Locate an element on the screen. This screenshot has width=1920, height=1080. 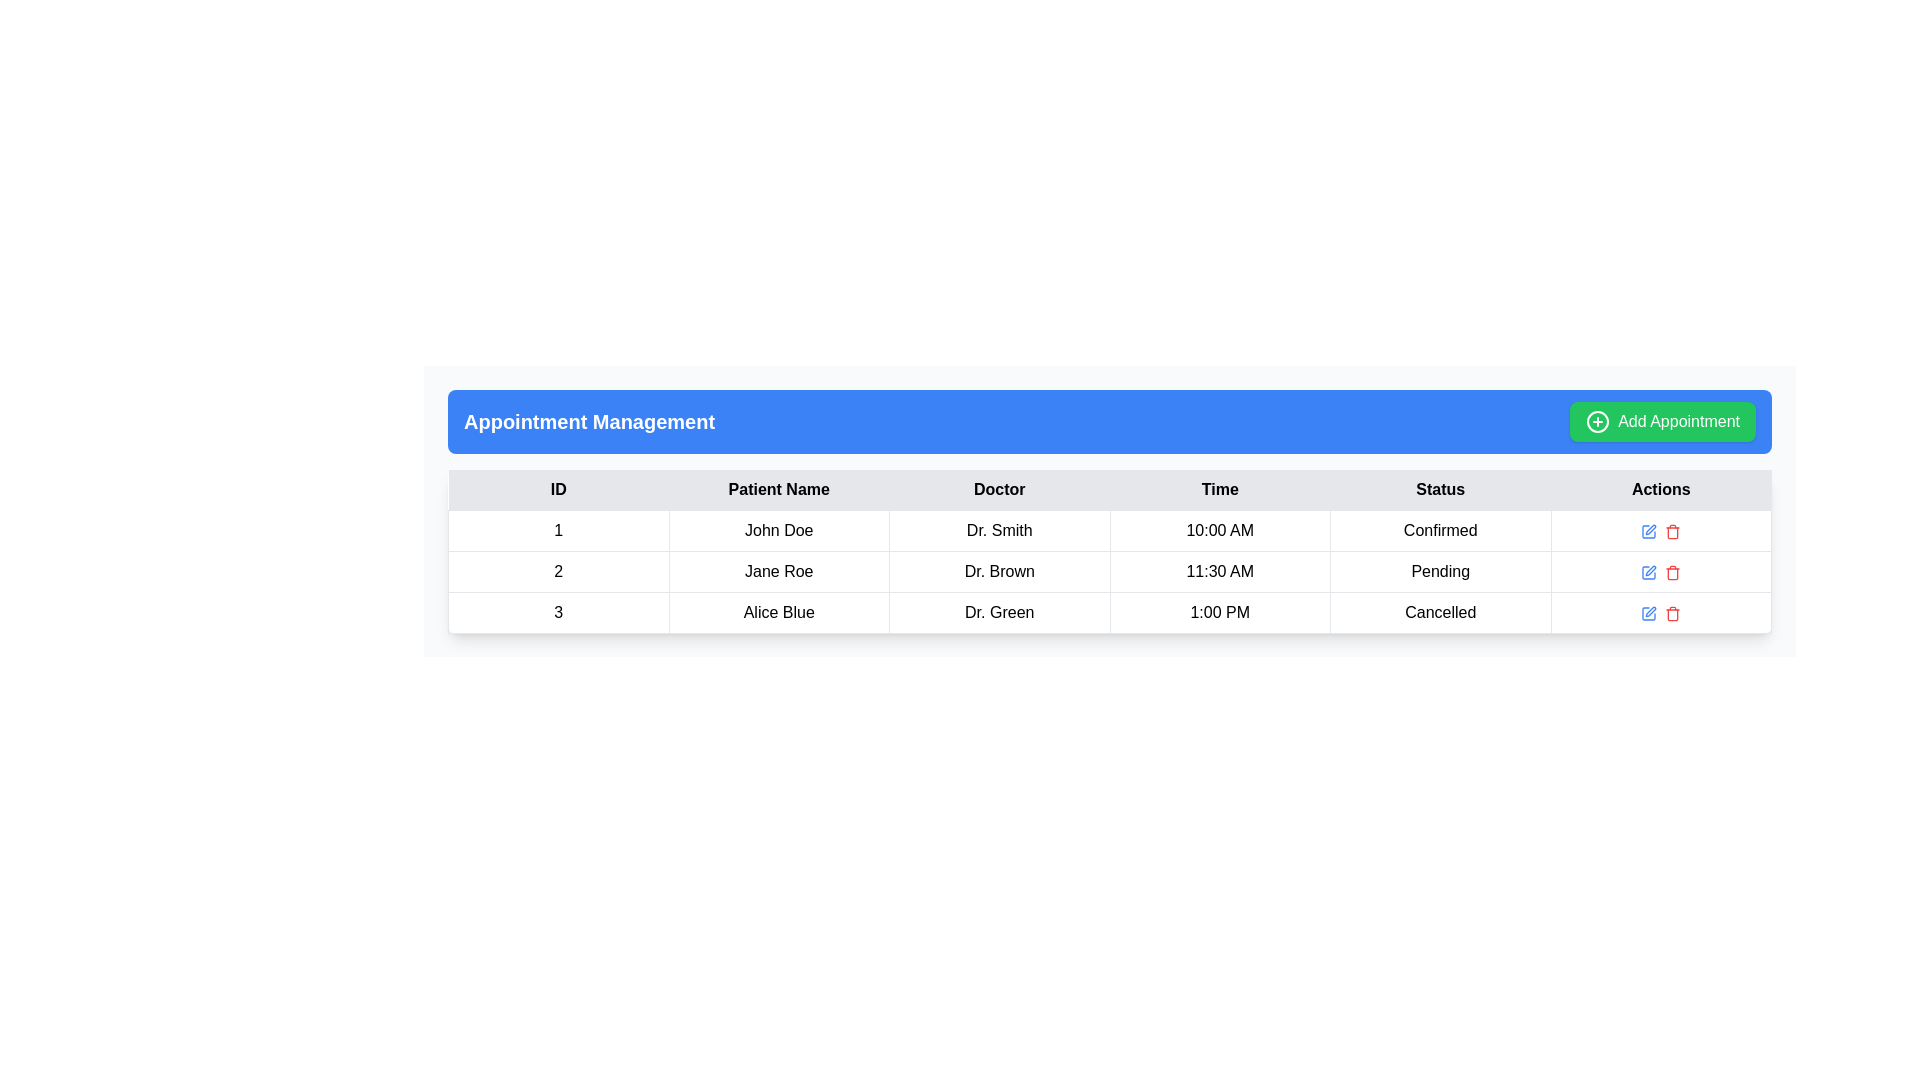
the table cell displaying the text '2' in black, located in the second row under the 'ID' column, which is the leftmost cell adjacent to the cell containing 'Jane Roe' is located at coordinates (558, 571).